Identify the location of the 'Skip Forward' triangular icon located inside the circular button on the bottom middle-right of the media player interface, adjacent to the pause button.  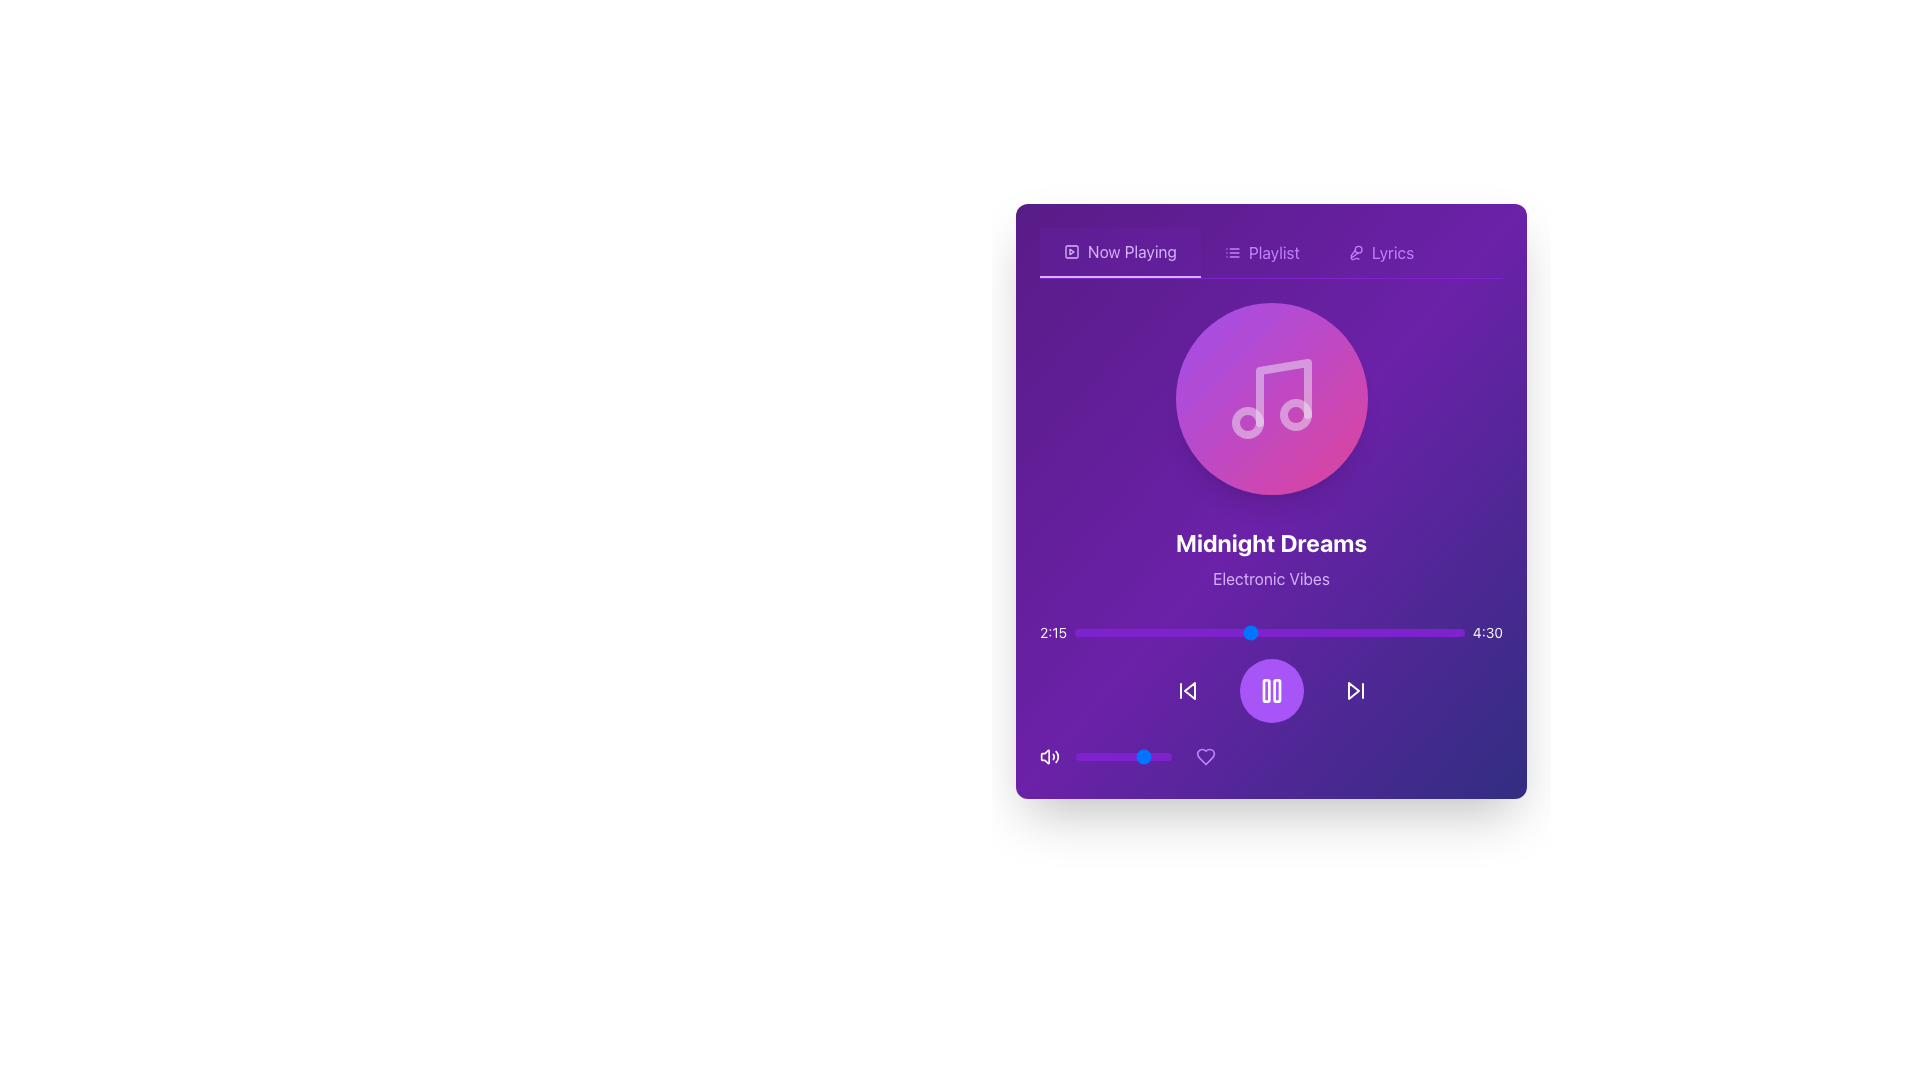
(1353, 689).